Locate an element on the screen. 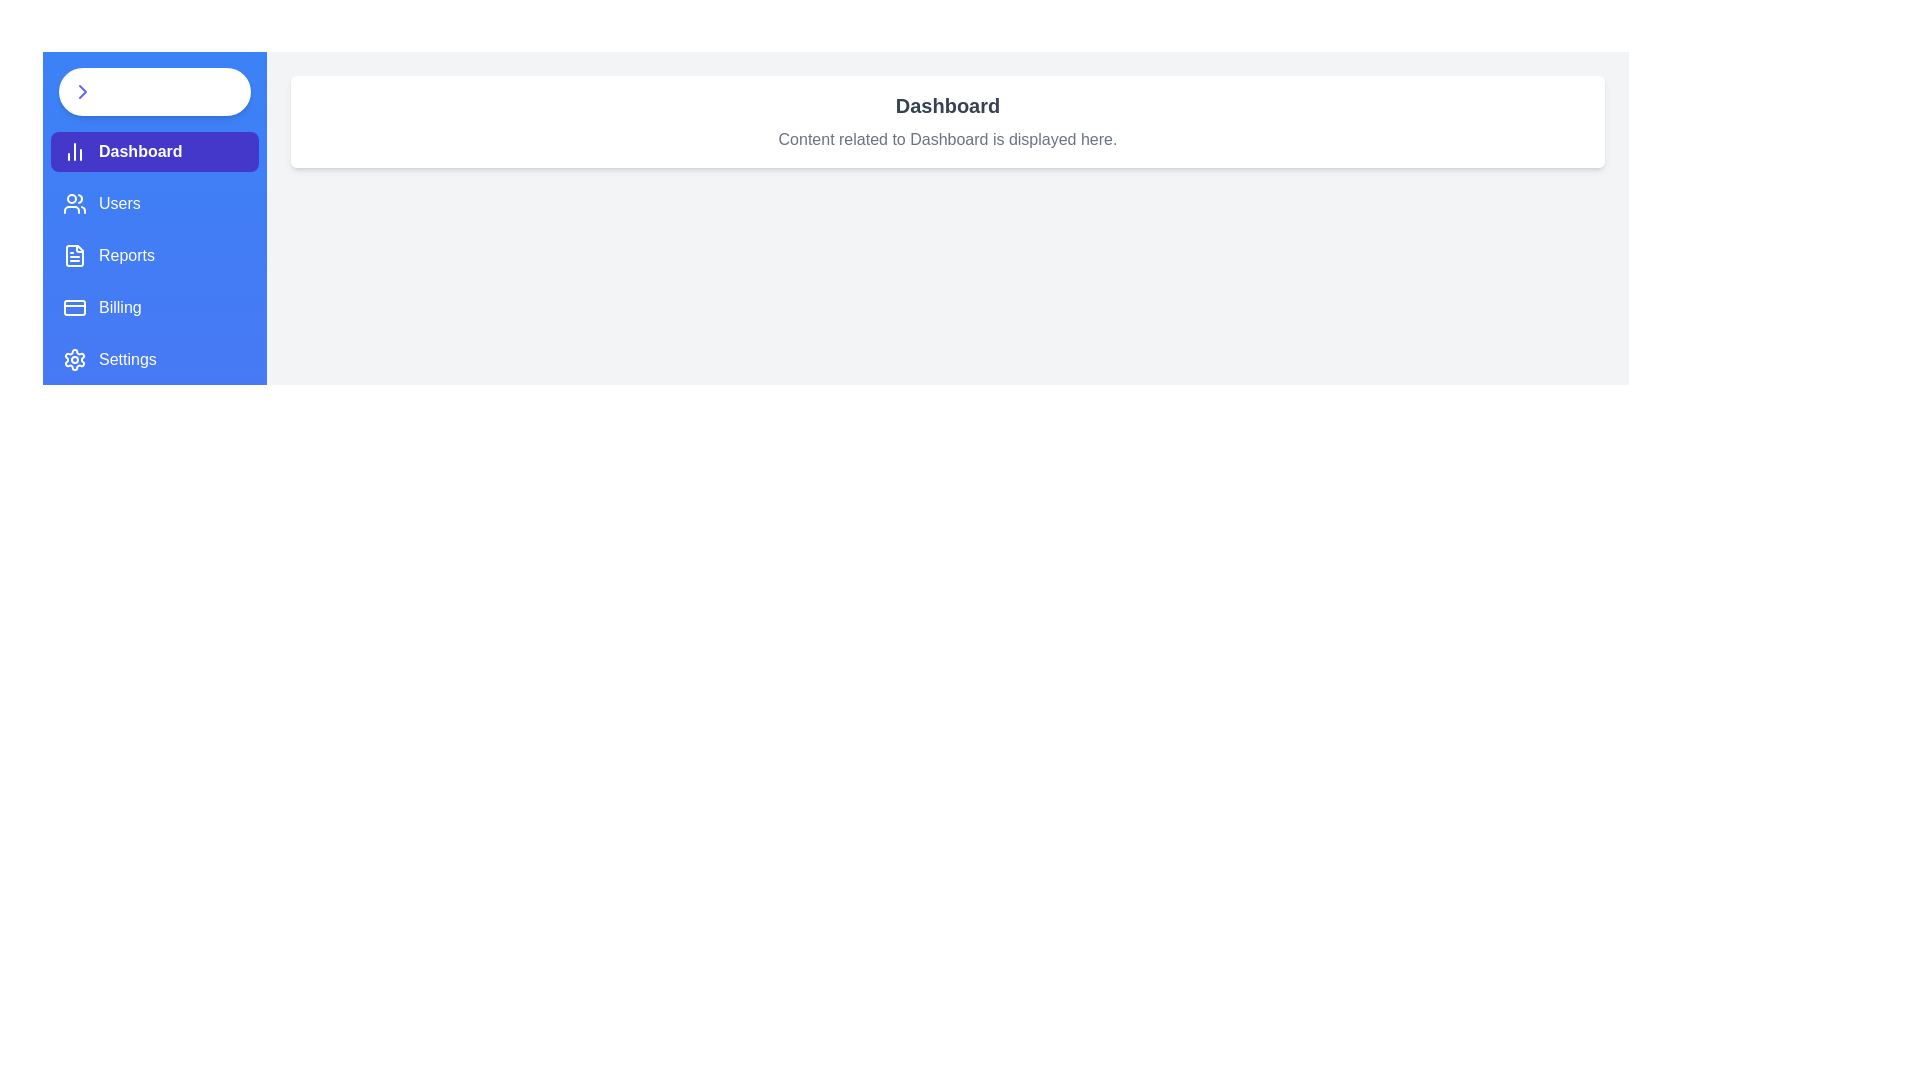 The width and height of the screenshot is (1920, 1080). the tab labeled Billing from the sidebar is located at coordinates (153, 308).